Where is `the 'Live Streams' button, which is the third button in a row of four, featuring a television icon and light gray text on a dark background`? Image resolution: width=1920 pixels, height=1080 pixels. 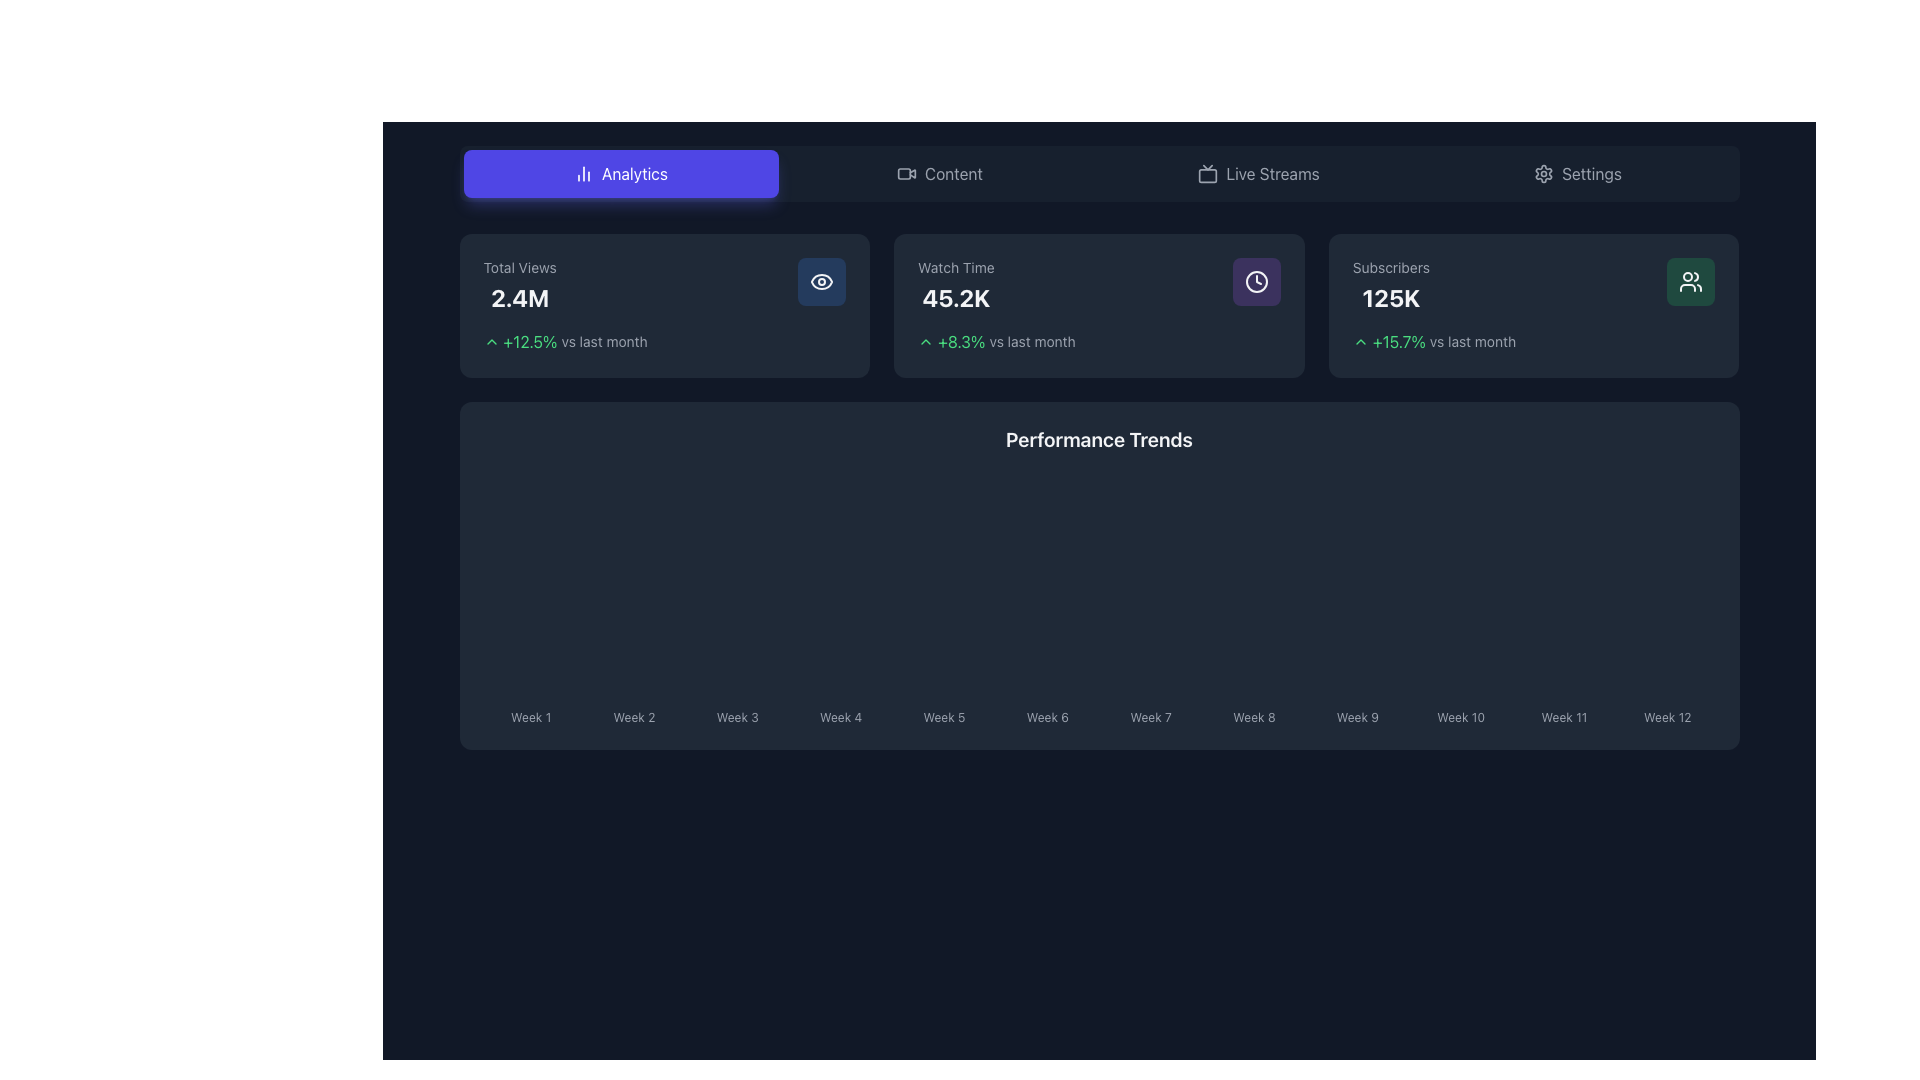
the 'Live Streams' button, which is the third button in a row of four, featuring a television icon and light gray text on a dark background is located at coordinates (1257, 172).